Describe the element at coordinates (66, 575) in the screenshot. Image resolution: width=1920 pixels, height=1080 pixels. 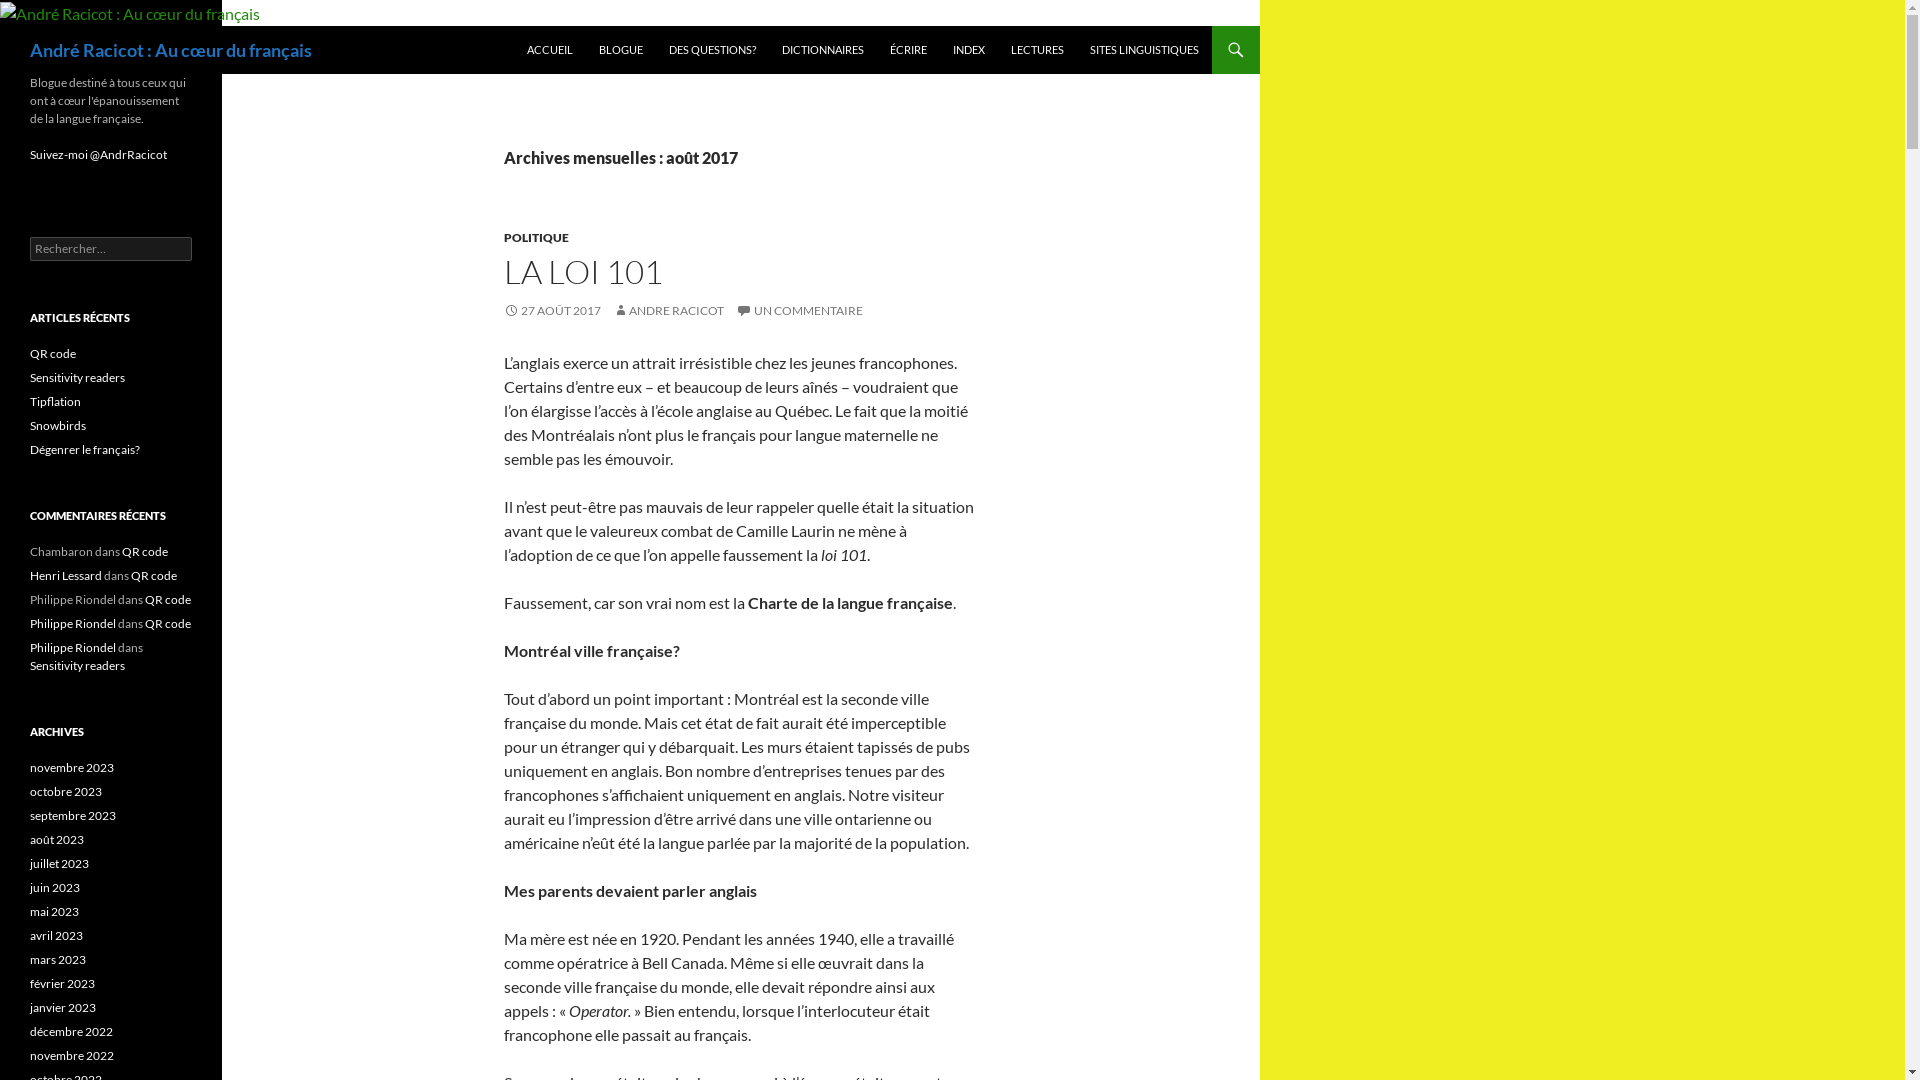
I see `'Henri Lessard'` at that location.